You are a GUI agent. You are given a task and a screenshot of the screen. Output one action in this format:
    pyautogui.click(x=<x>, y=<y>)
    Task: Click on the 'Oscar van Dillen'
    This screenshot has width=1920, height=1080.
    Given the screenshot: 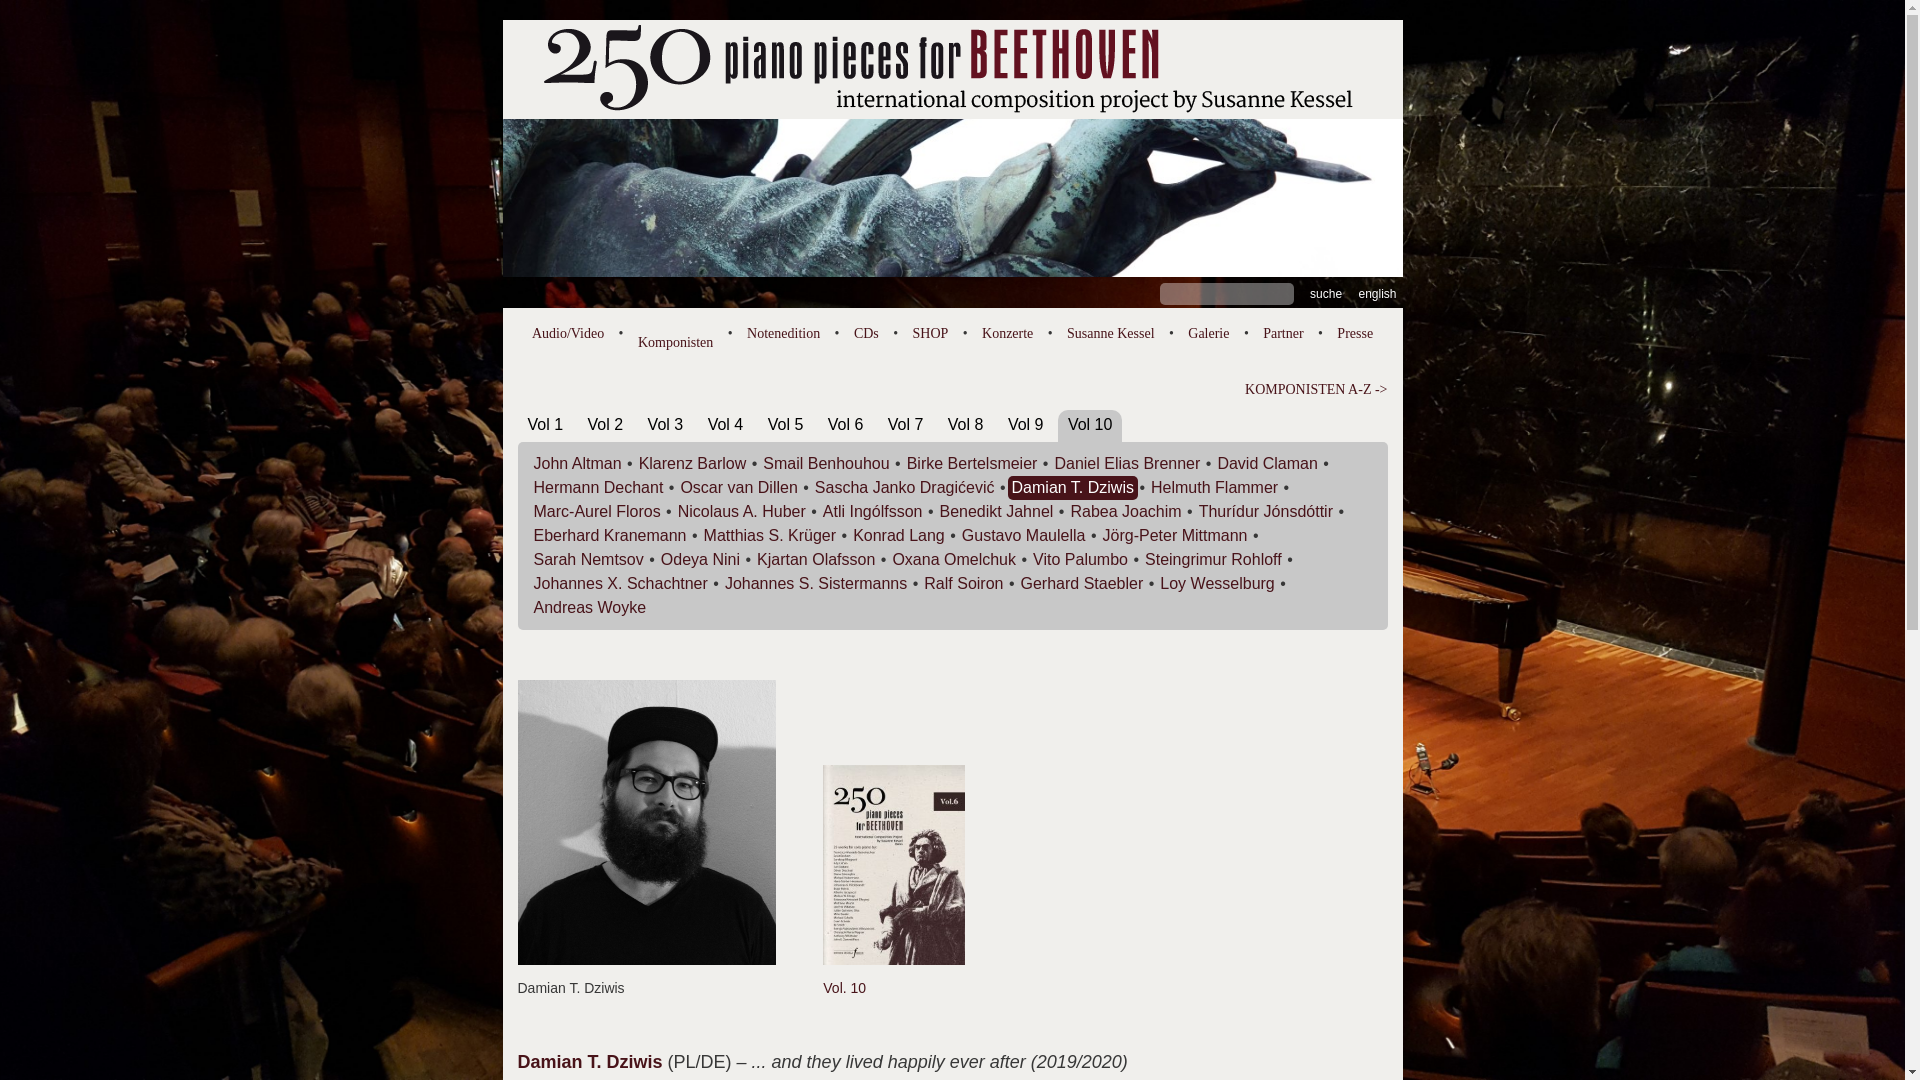 What is the action you would take?
    pyautogui.click(x=737, y=487)
    